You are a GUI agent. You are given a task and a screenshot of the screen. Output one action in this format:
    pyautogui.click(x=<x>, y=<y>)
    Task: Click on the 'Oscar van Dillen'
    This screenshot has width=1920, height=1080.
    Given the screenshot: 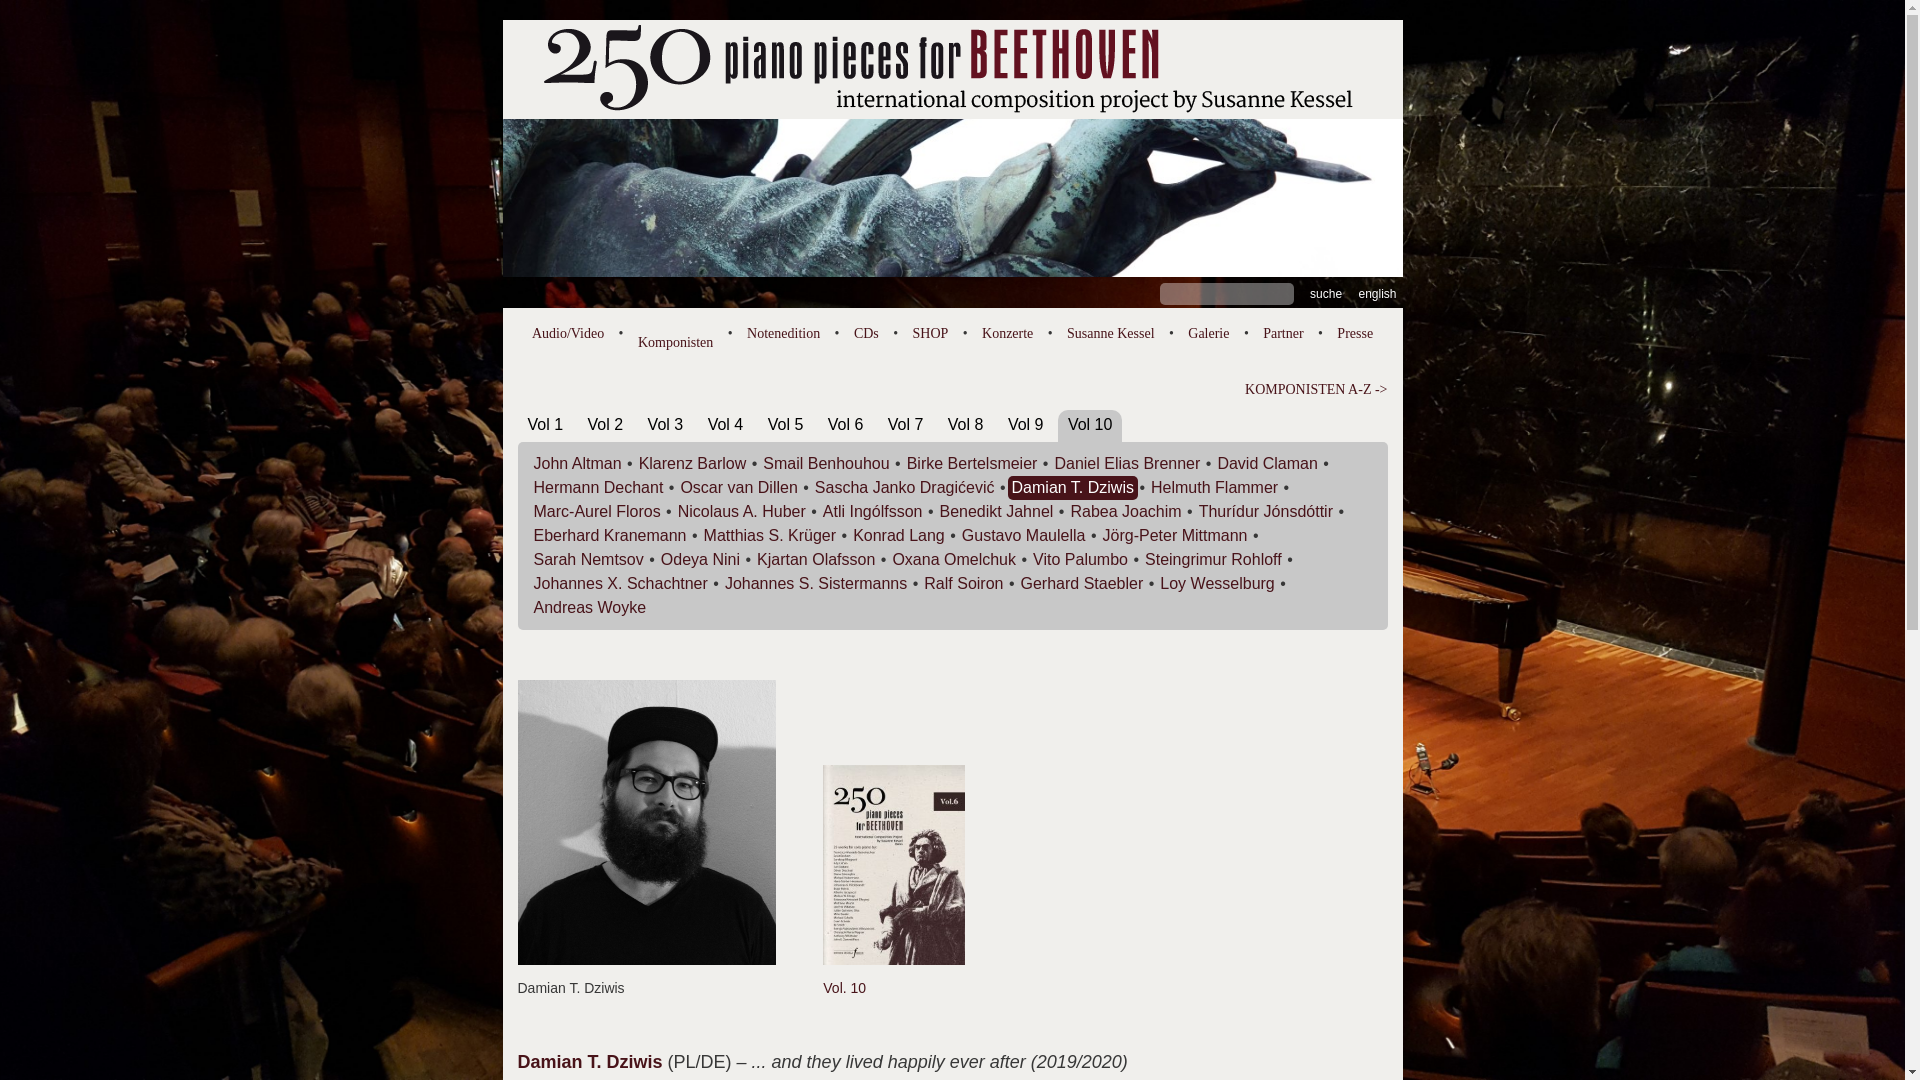 What is the action you would take?
    pyautogui.click(x=737, y=487)
    